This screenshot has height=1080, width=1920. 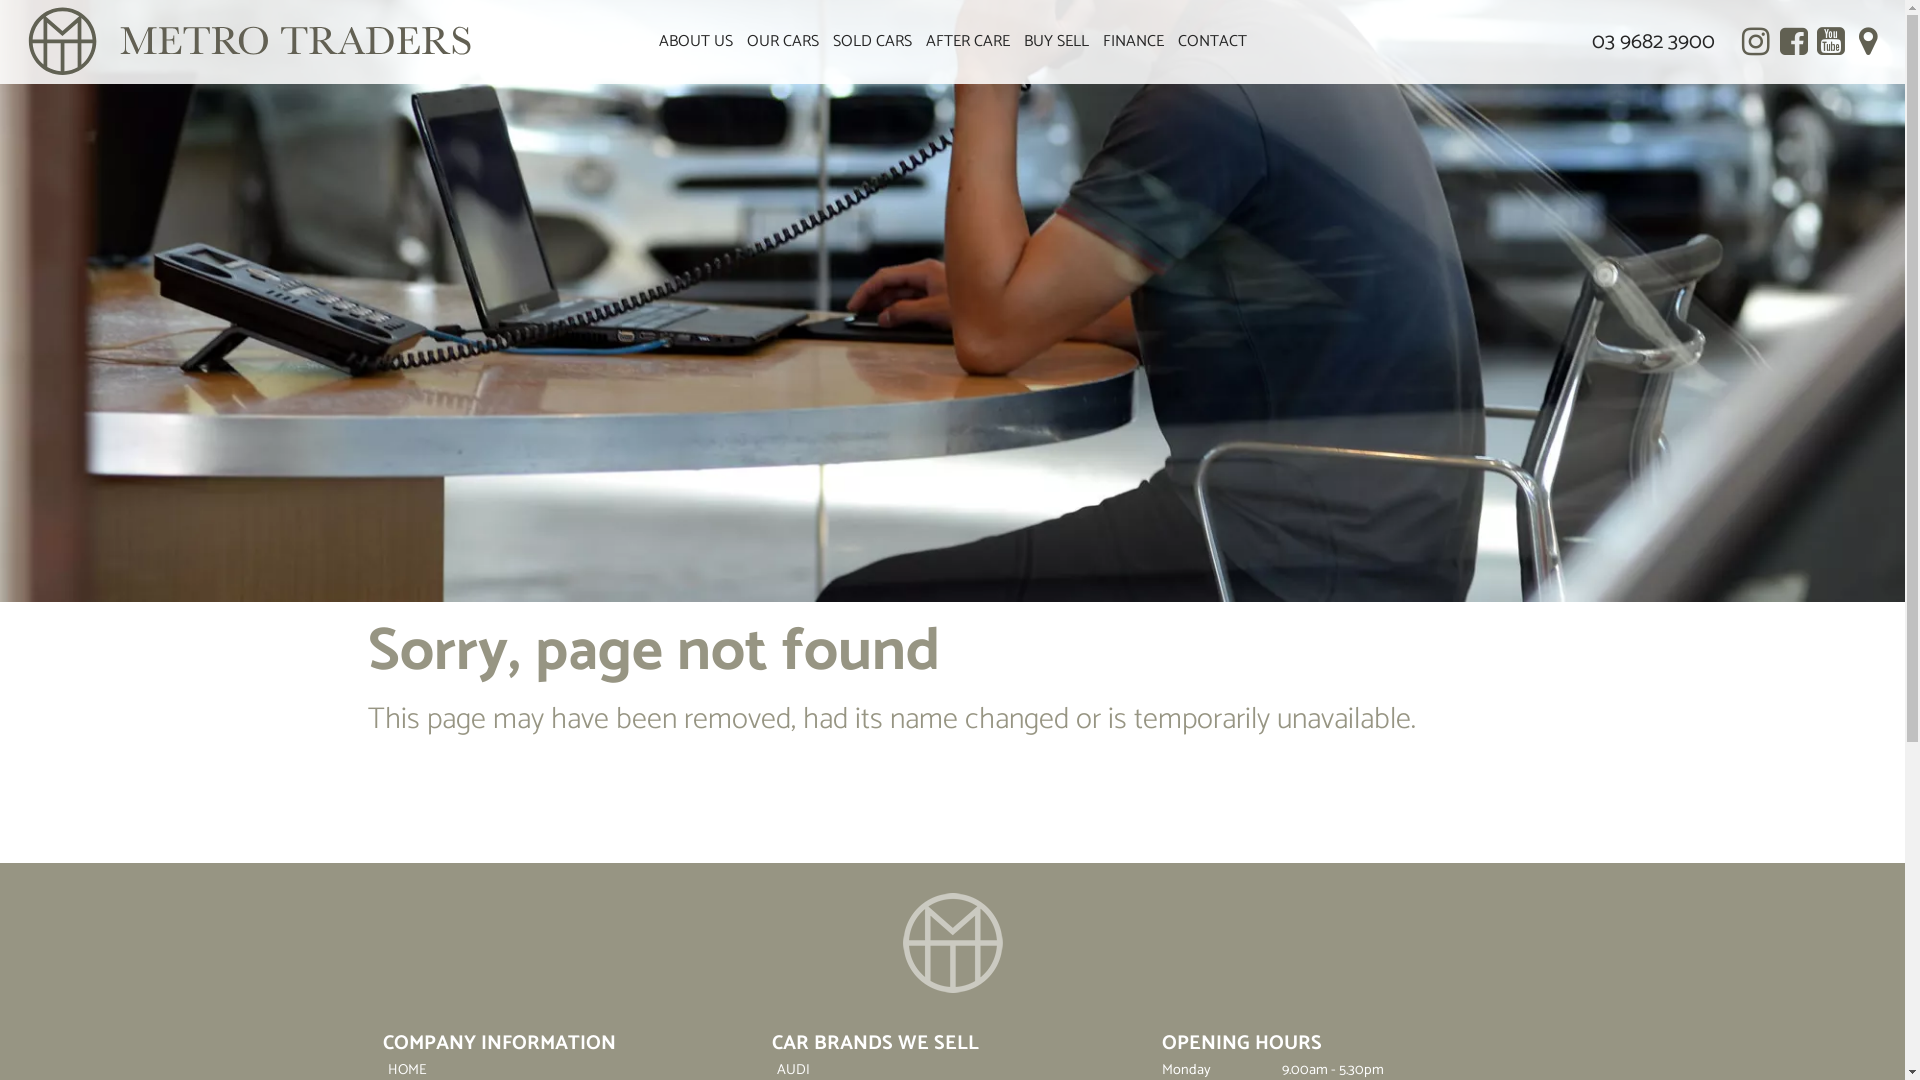 What do you see at coordinates (1054, 42) in the screenshot?
I see `'BUY SELL'` at bounding box center [1054, 42].